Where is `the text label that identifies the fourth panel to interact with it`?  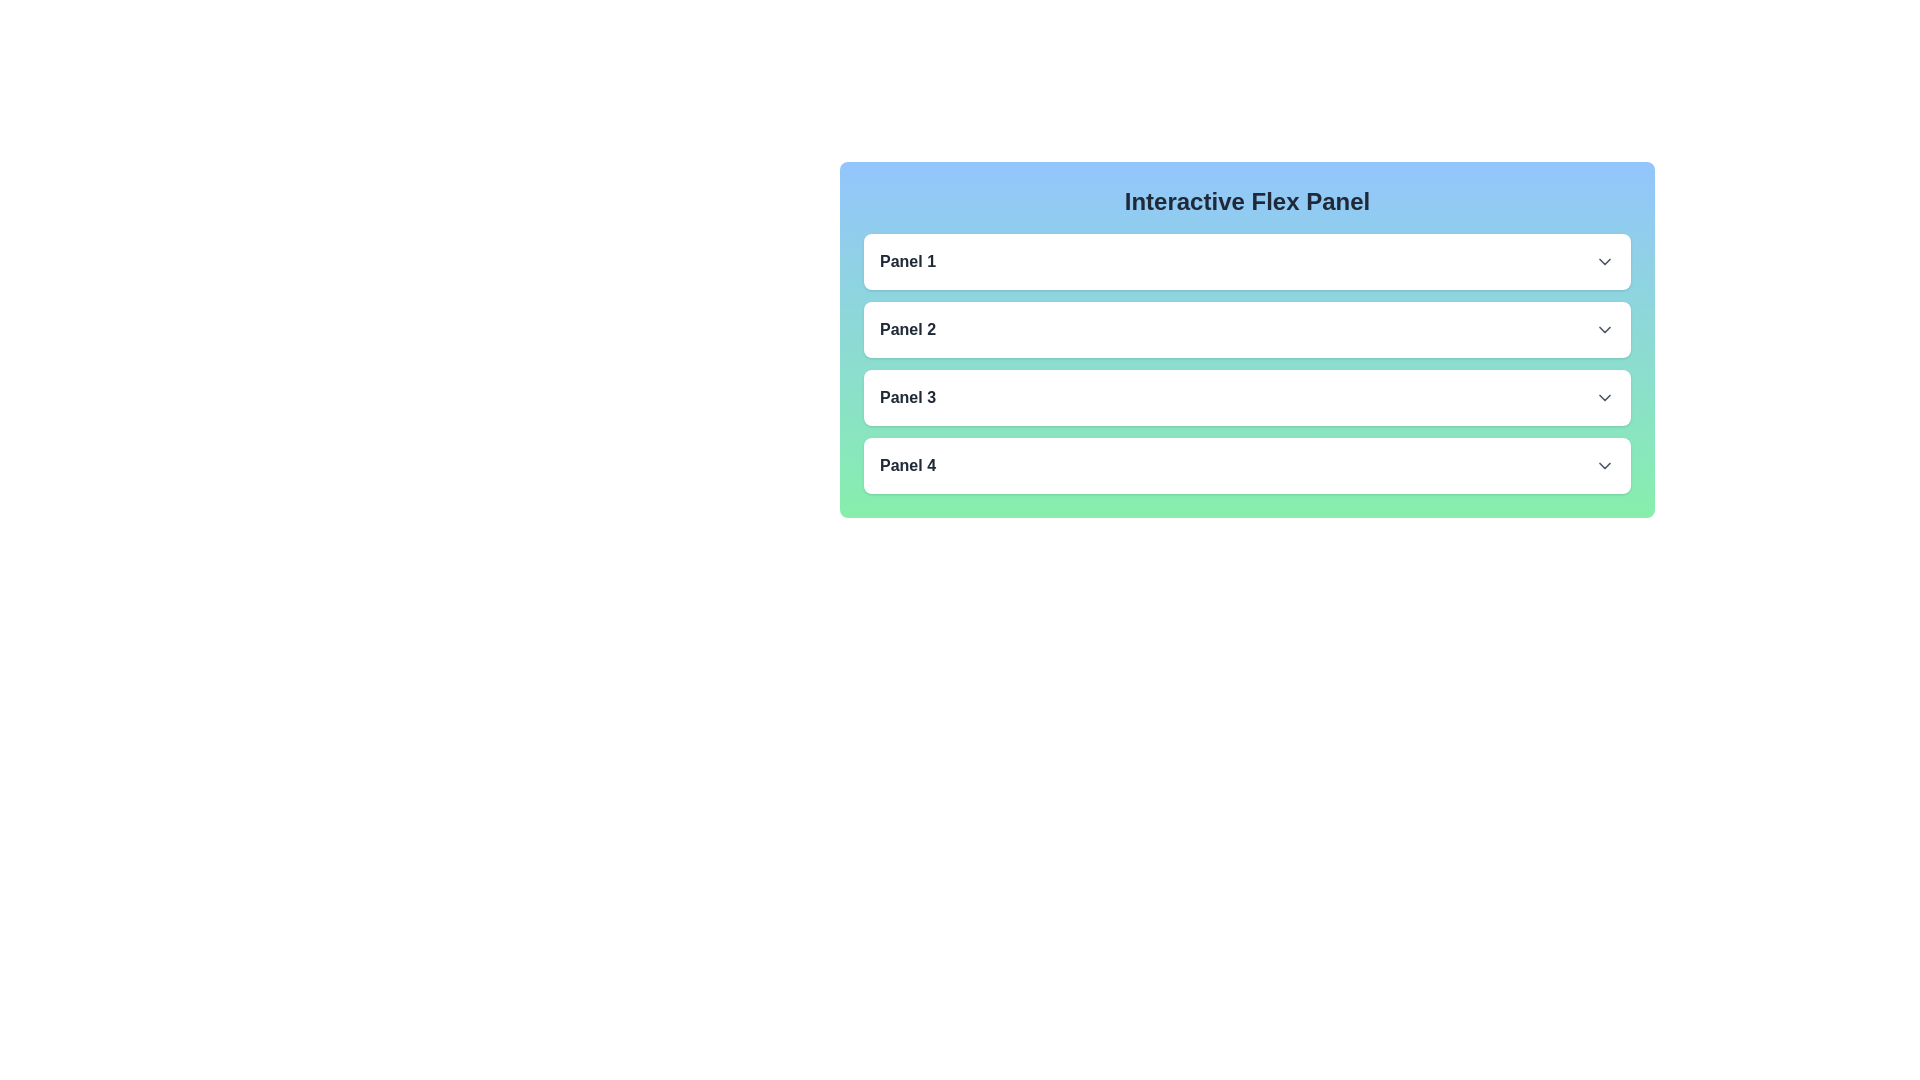
the text label that identifies the fourth panel to interact with it is located at coordinates (906, 466).